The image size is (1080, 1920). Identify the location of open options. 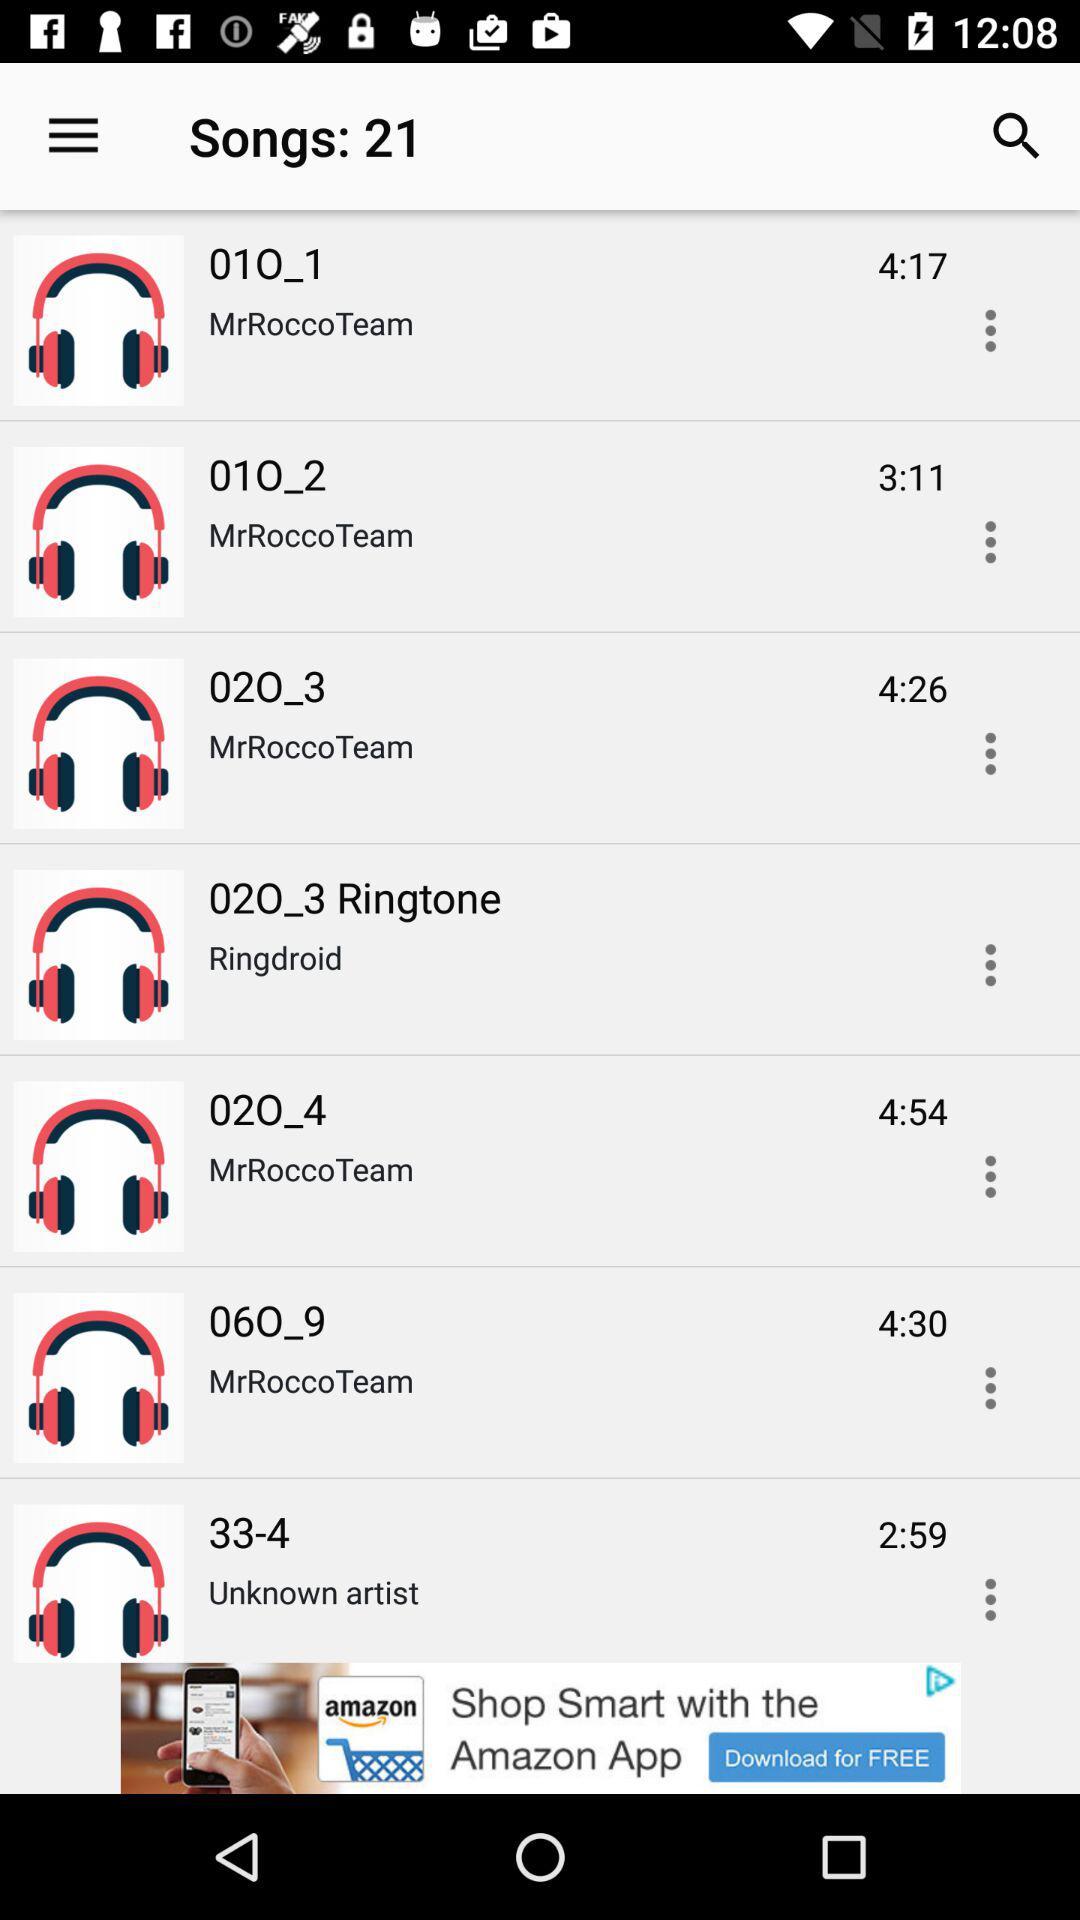
(990, 752).